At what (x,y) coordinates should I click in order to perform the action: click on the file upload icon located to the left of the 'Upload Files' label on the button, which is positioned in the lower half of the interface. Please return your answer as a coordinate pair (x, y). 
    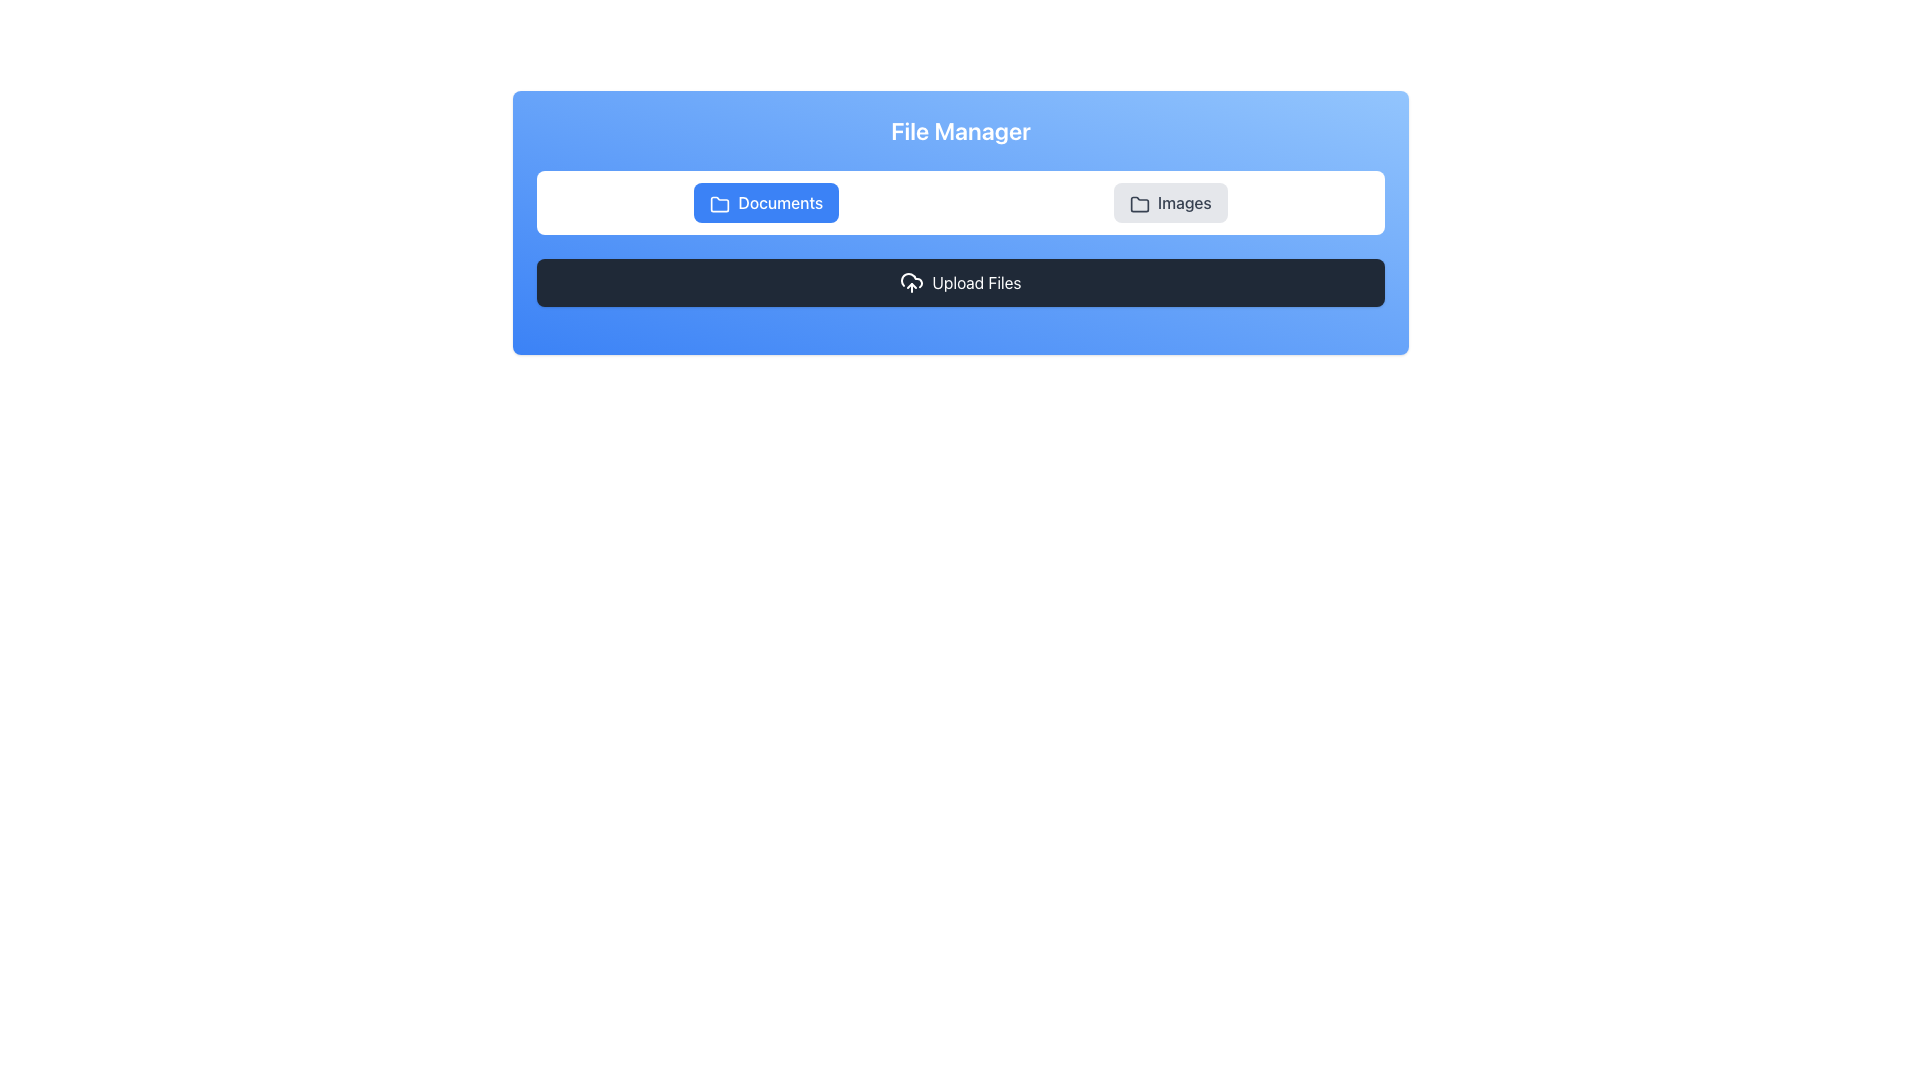
    Looking at the image, I should click on (911, 282).